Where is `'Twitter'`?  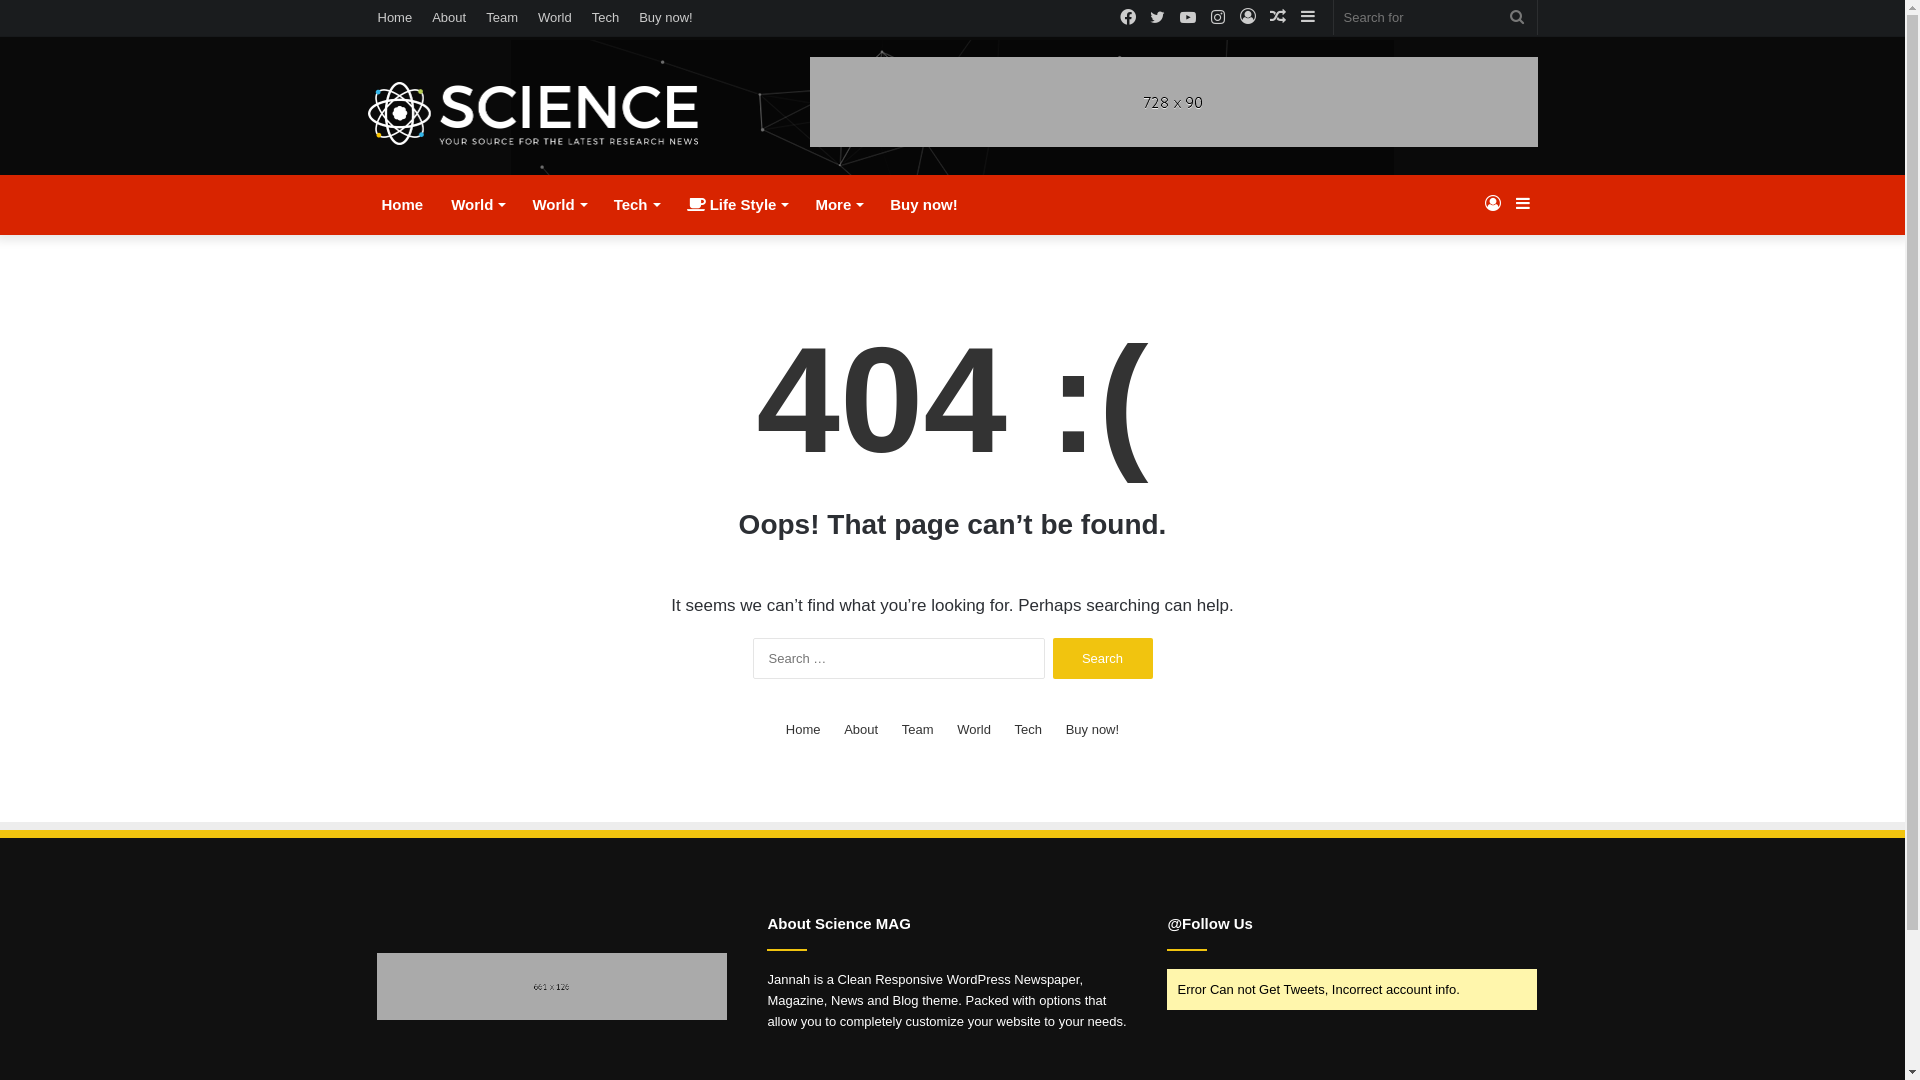 'Twitter' is located at coordinates (1157, 18).